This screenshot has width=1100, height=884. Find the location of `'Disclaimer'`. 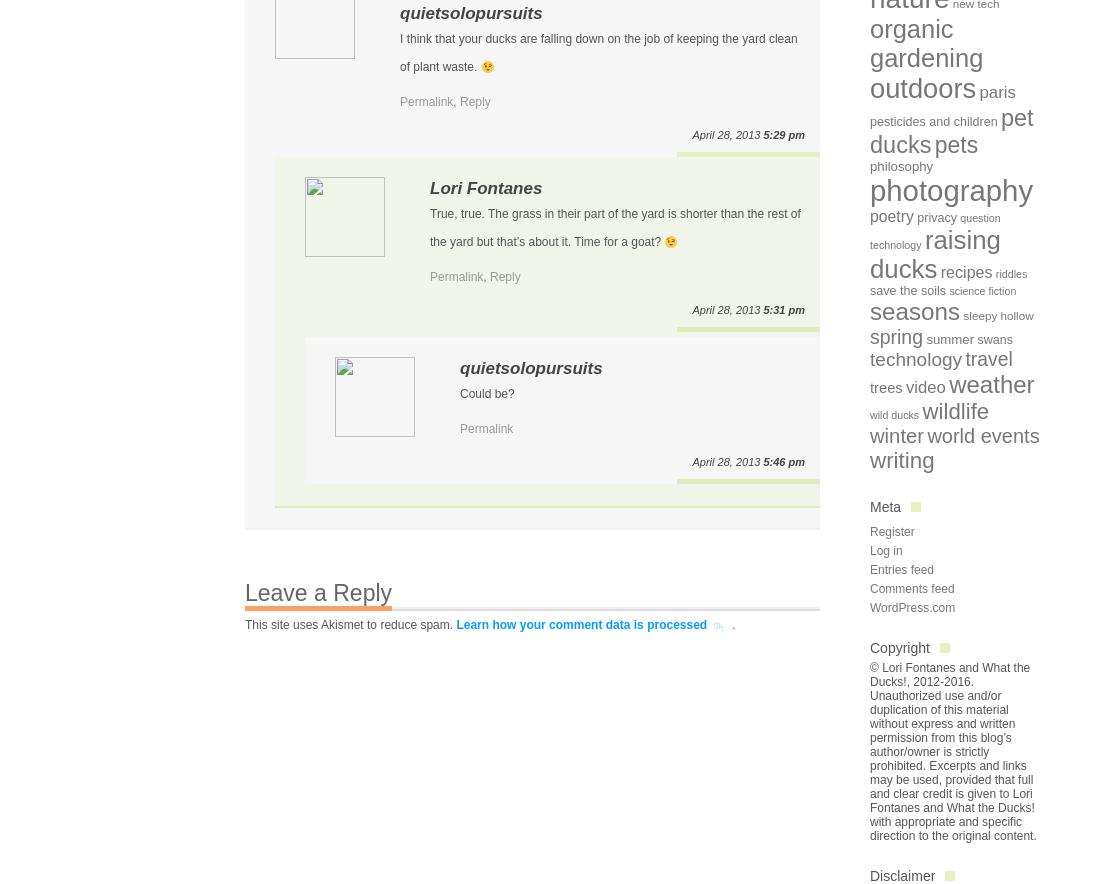

'Disclaimer' is located at coordinates (902, 875).